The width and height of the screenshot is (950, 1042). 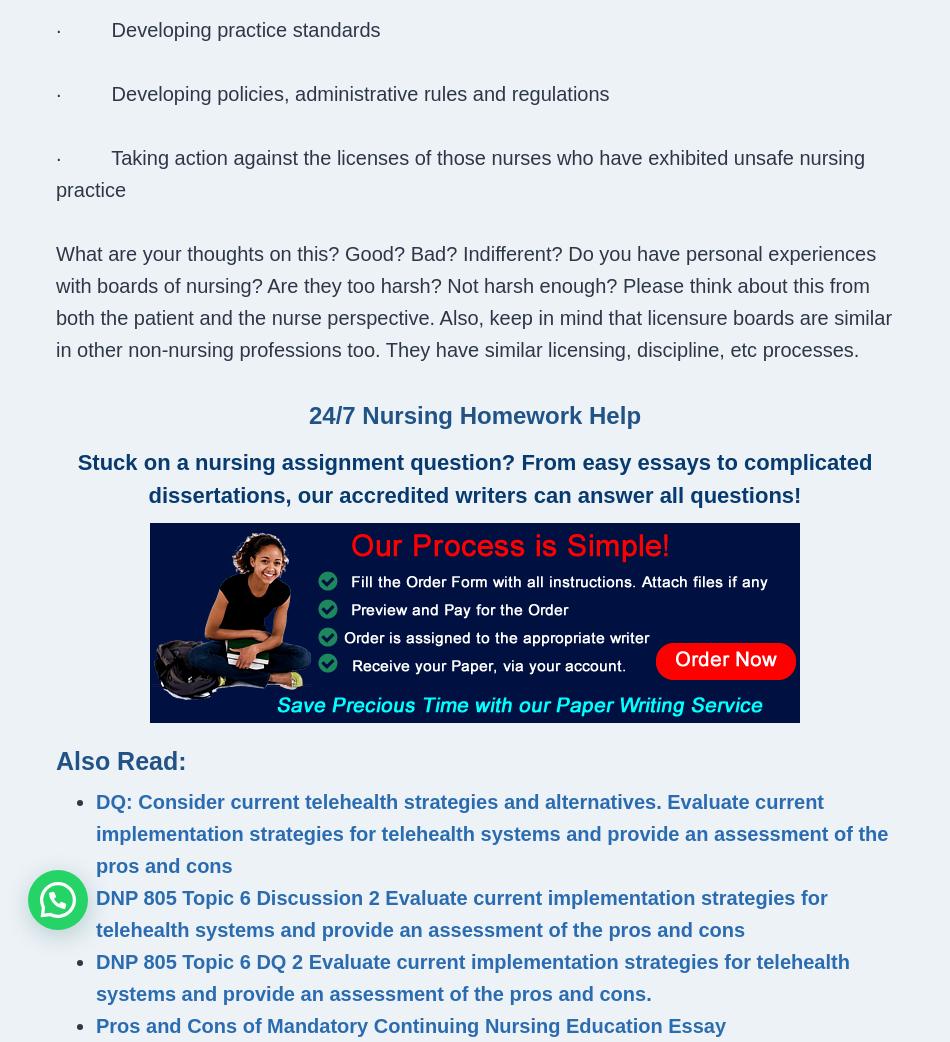 I want to click on 'DNP 805 Topic 6 Discussion 2 Evaluate current implementation strategies for telehealth systems and provide an assessment of the pros and cons', so click(x=460, y=912).